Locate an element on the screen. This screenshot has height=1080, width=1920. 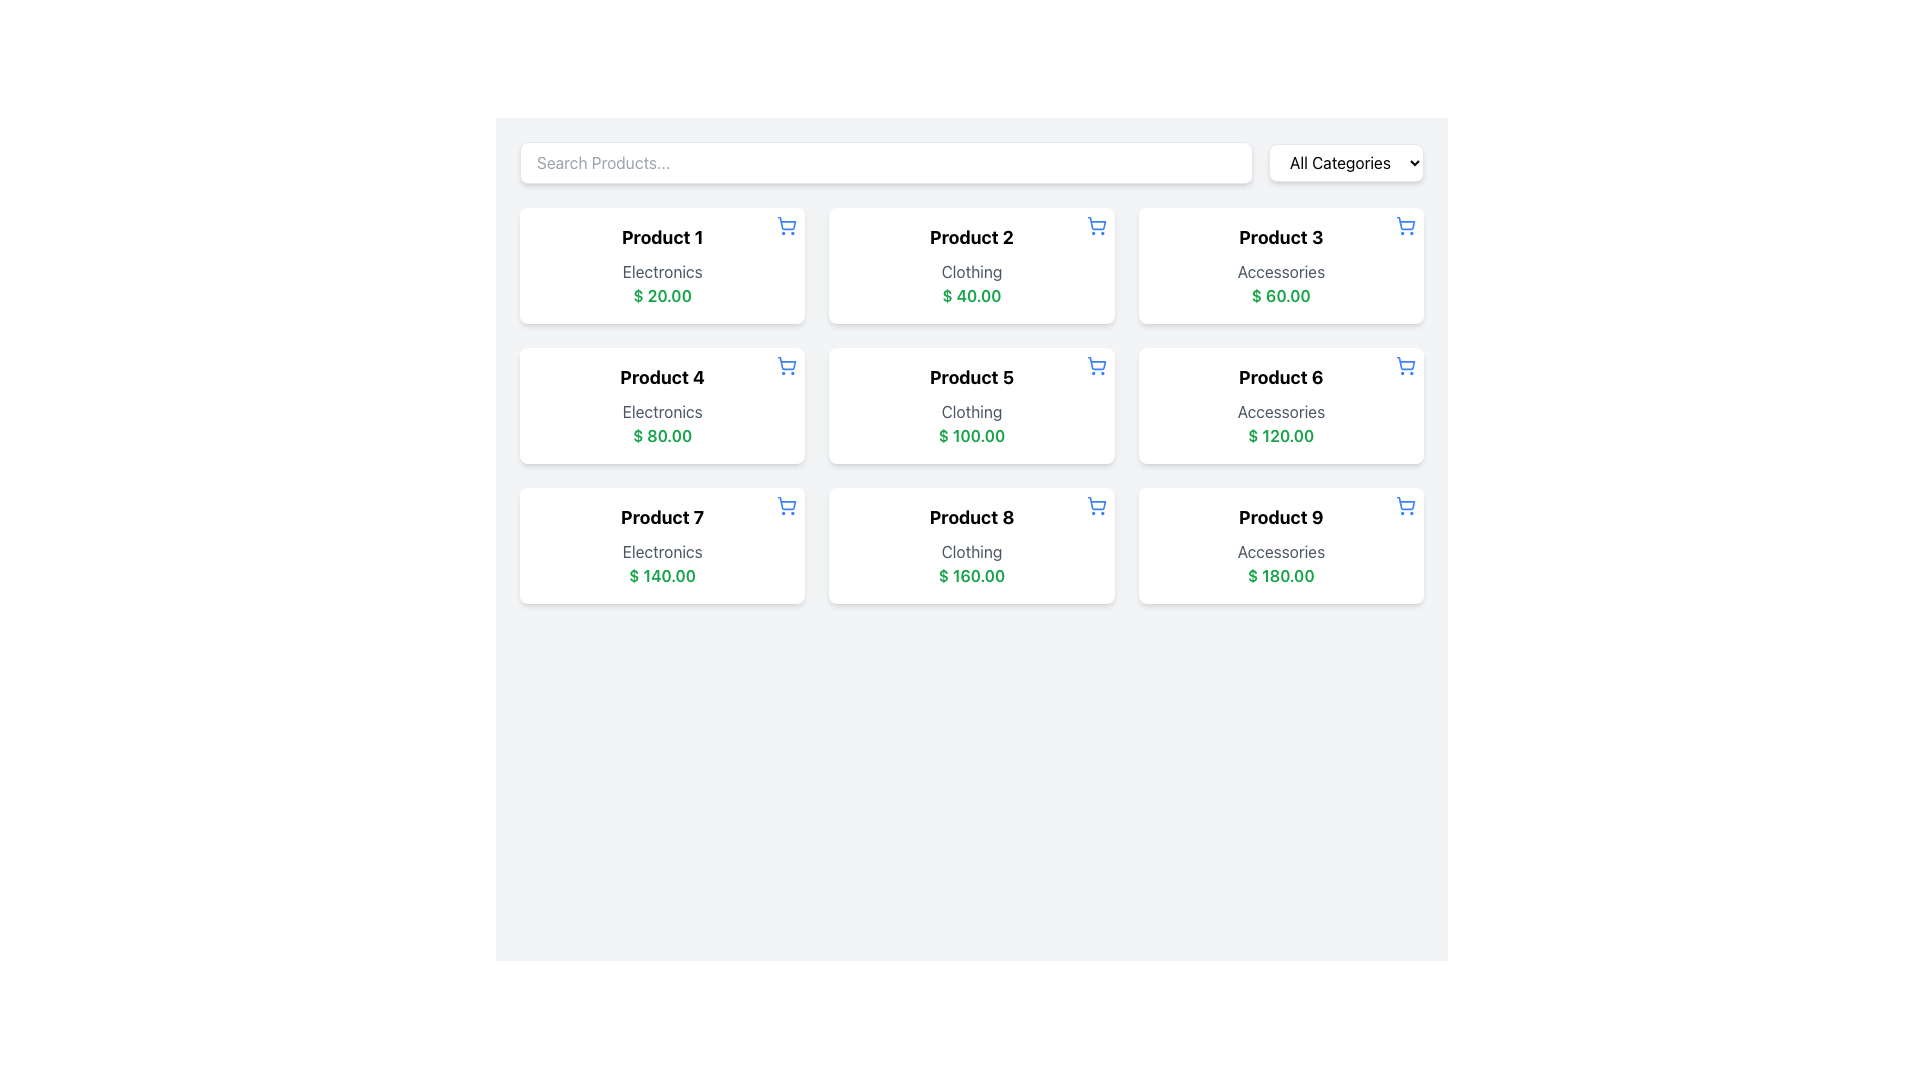
the dropdown menu located at the top-right corner of the interface is located at coordinates (1346, 161).